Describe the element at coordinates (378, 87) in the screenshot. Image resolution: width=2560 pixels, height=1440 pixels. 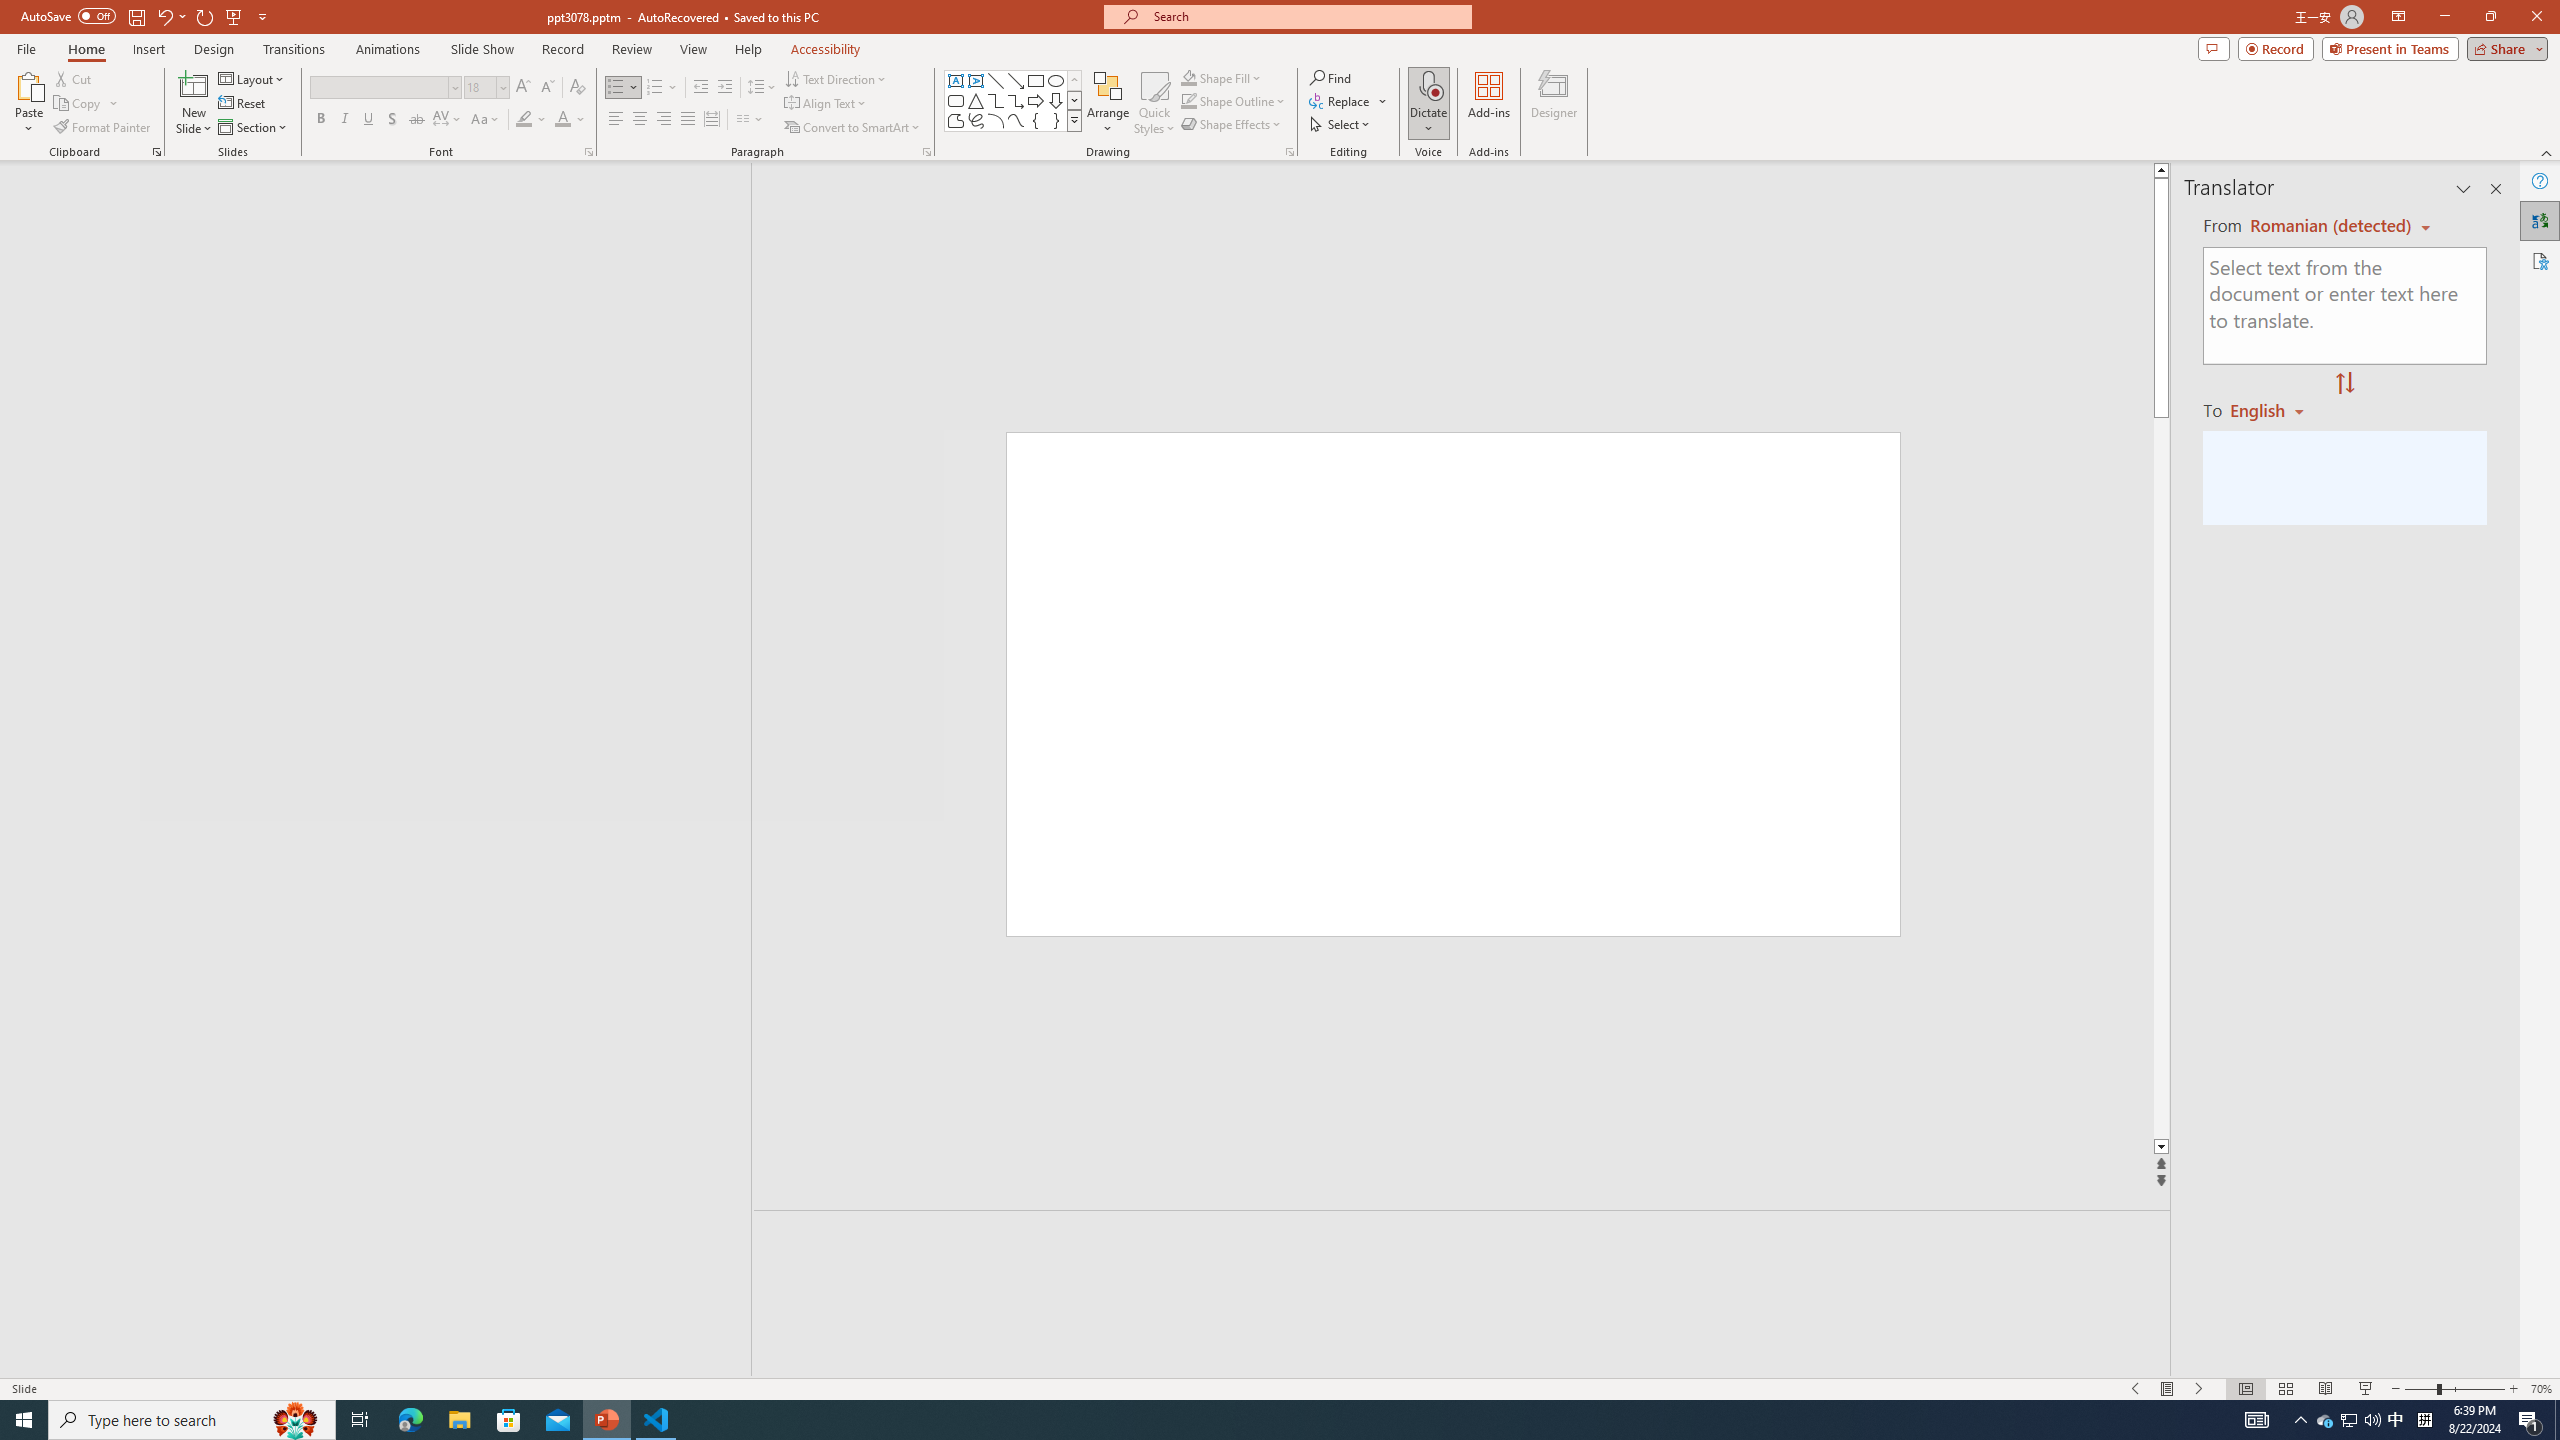
I see `'Font'` at that location.